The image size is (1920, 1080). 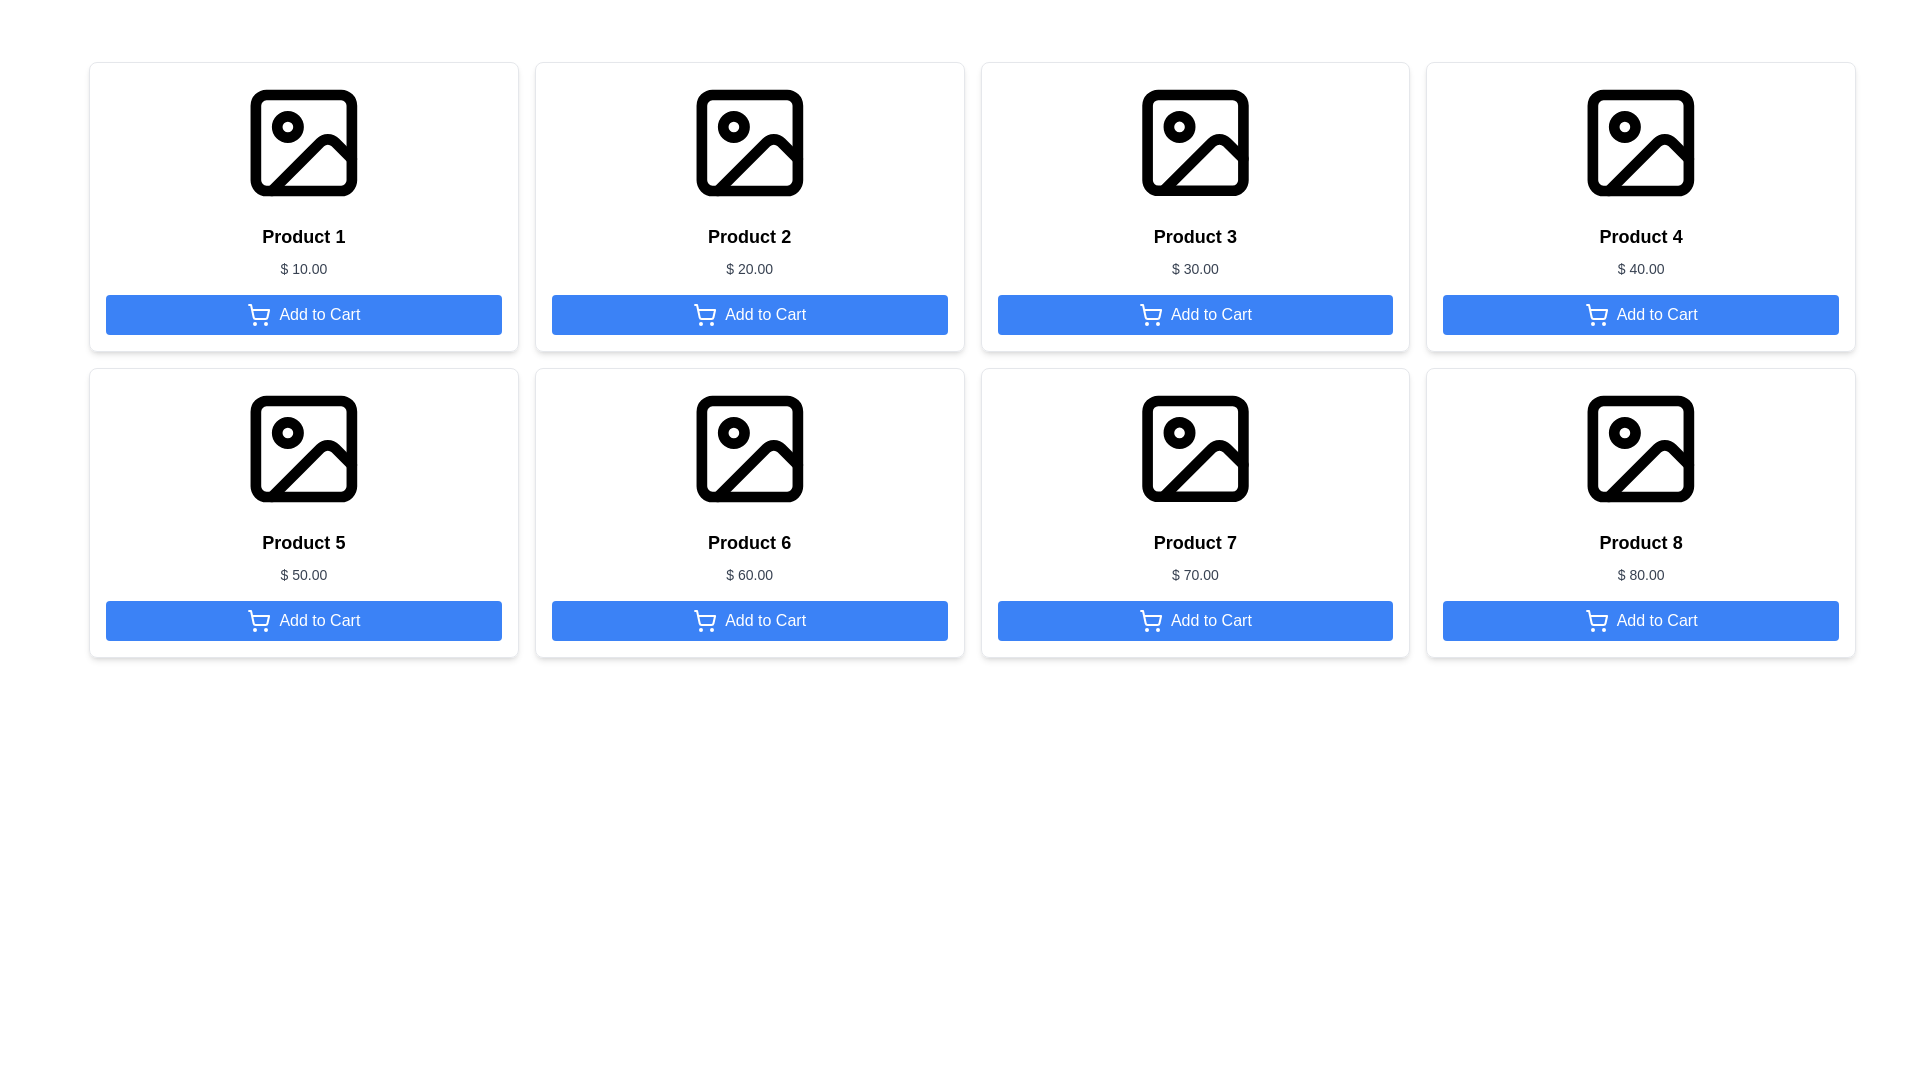 What do you see at coordinates (748, 447) in the screenshot?
I see `the graphical decorative component within the image area of 'Product 6' card, which is visually identified by its central position and surrounding graphical elements` at bounding box center [748, 447].